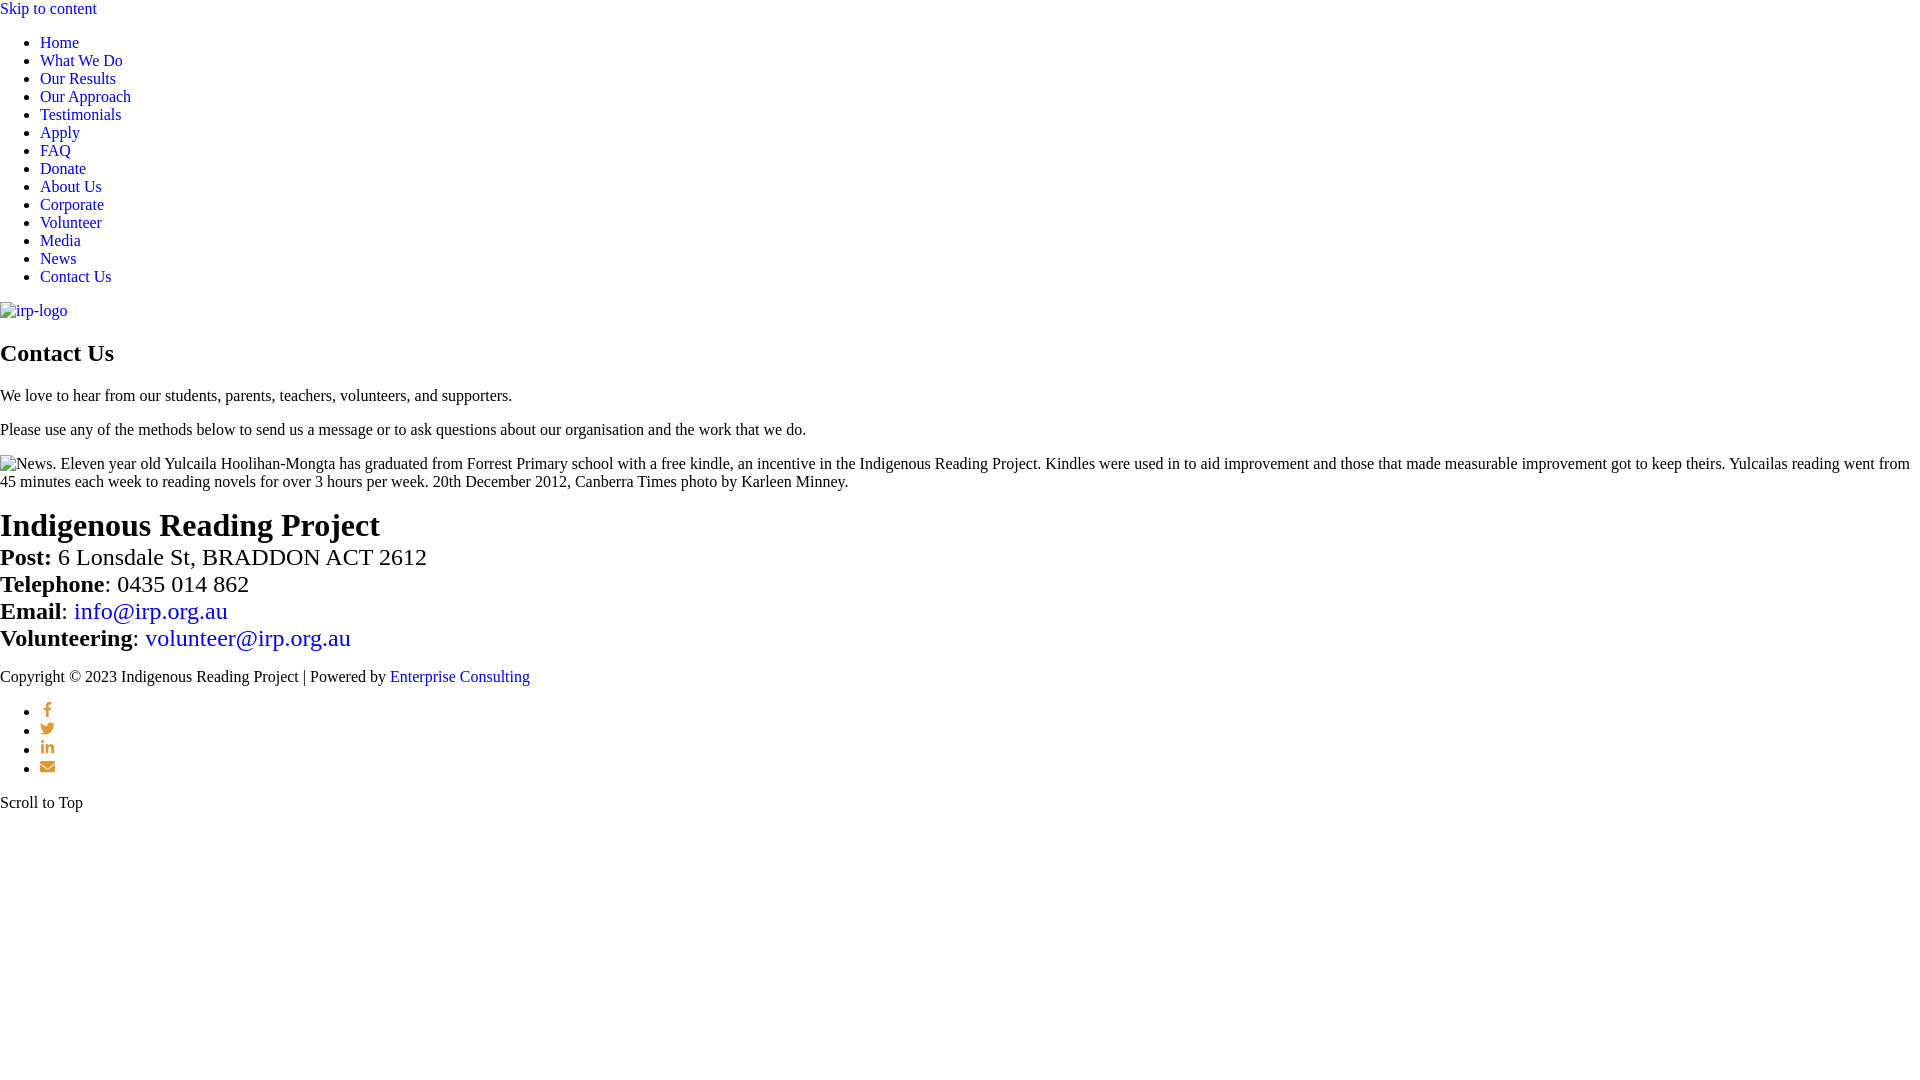 The image size is (1920, 1080). Describe the element at coordinates (59, 42) in the screenshot. I see `'Home'` at that location.